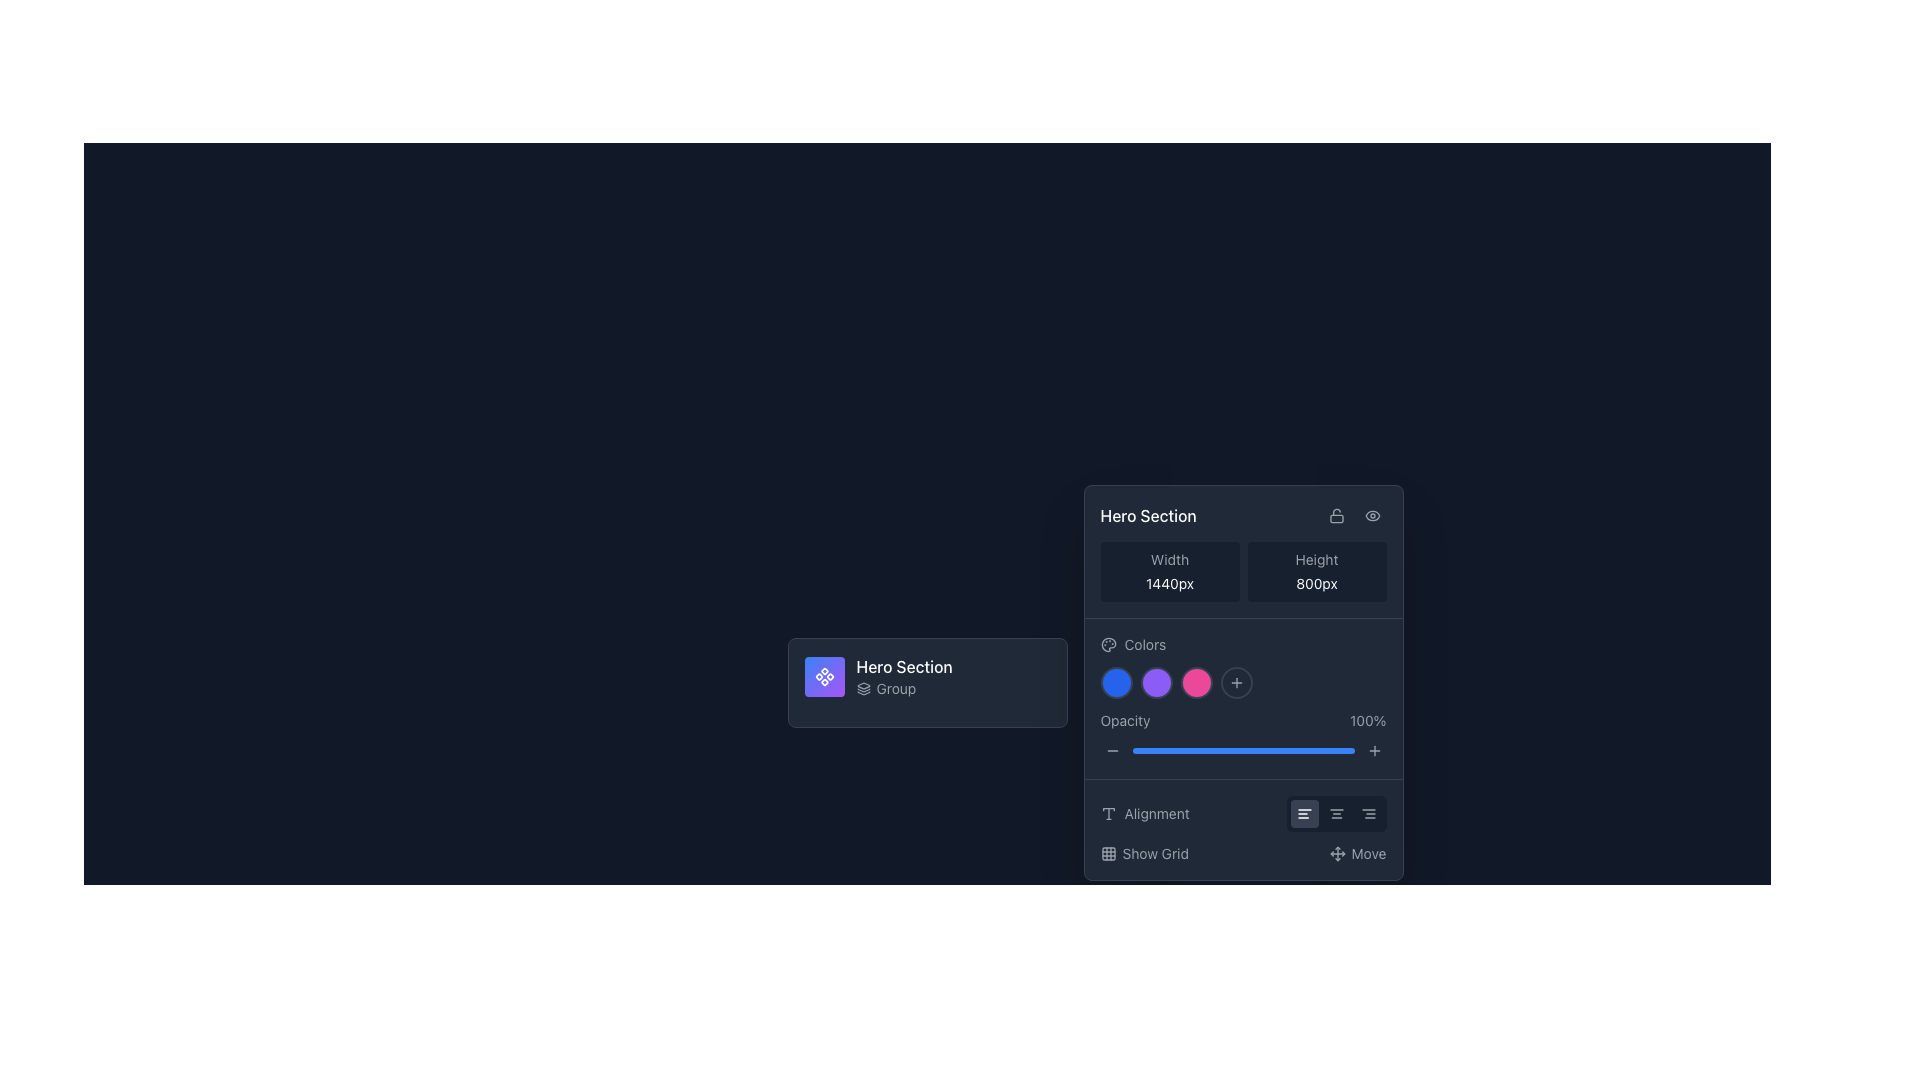  What do you see at coordinates (863, 688) in the screenshot?
I see `the graphical icon with three stacked trapezoidal layers located to the left of the 'Group' label in the lower-left portion of the 'Hero Section' box` at bounding box center [863, 688].